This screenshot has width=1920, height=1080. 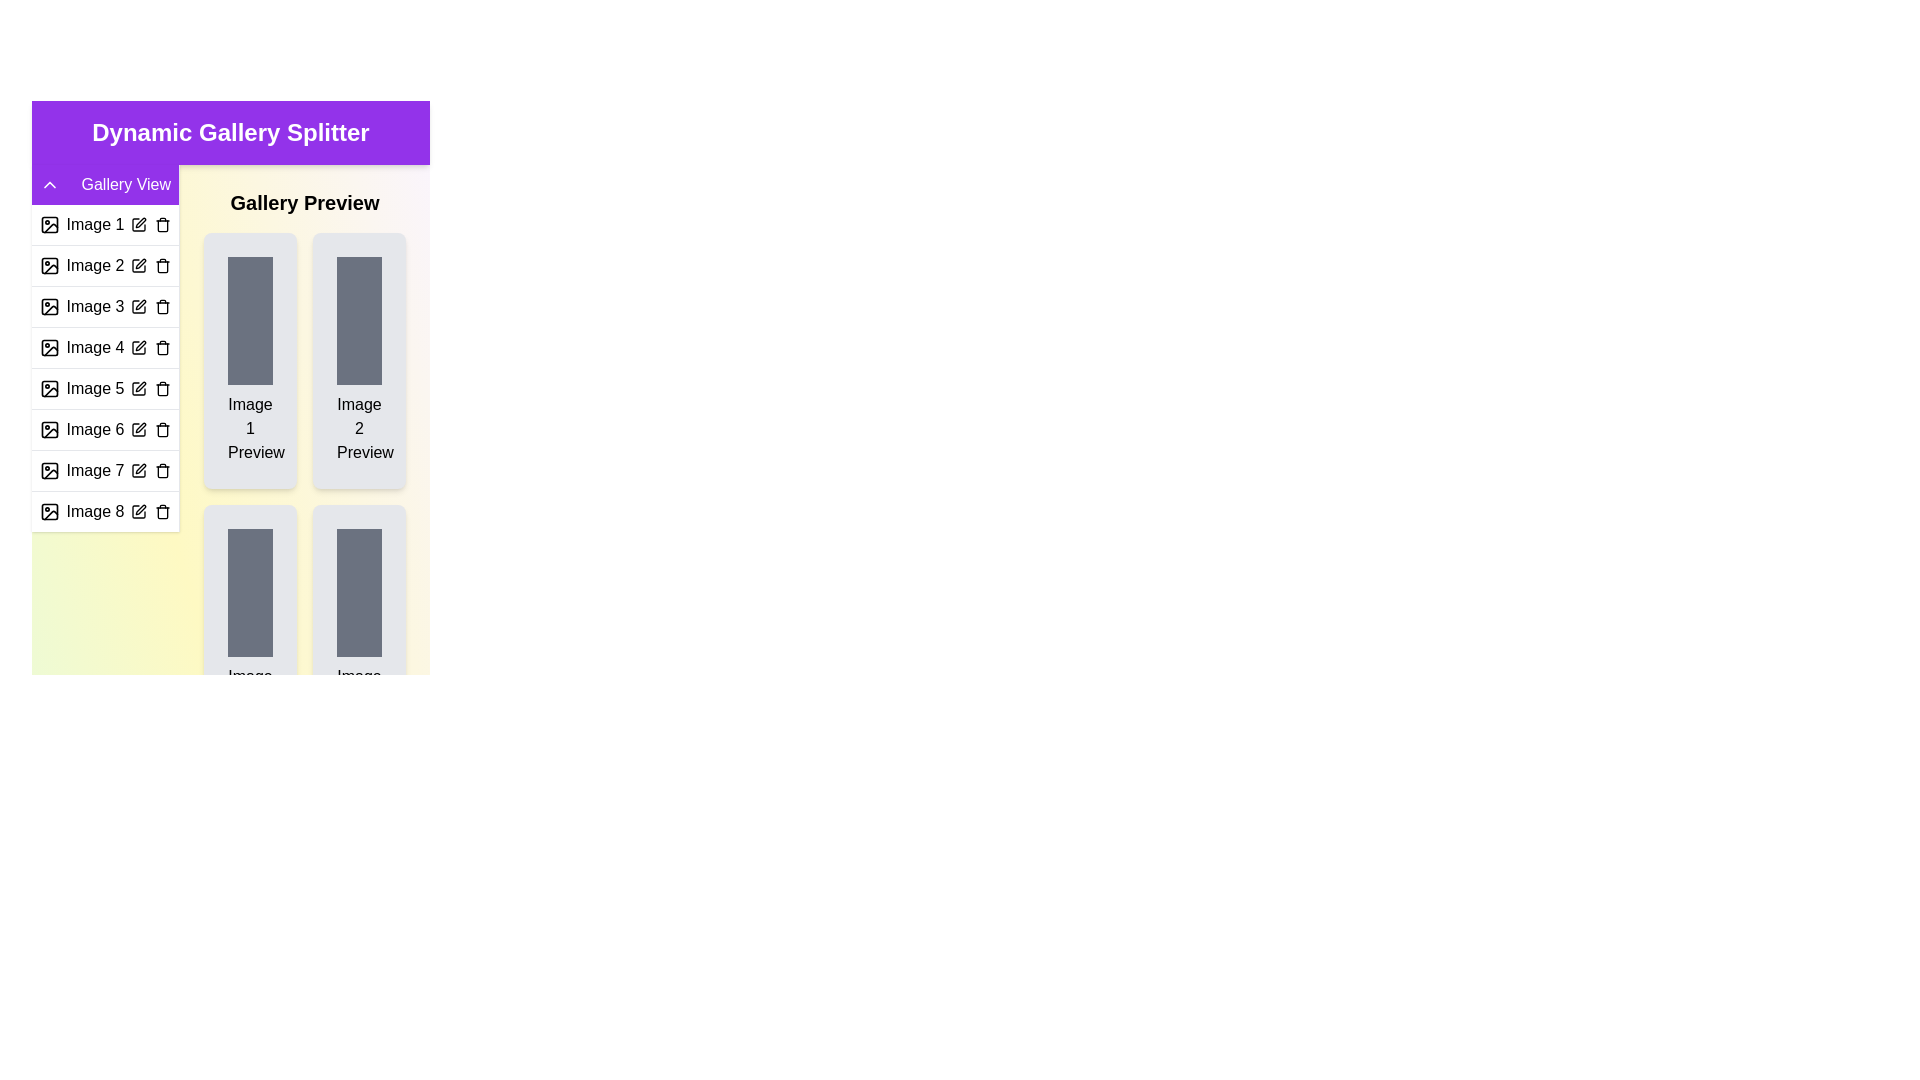 What do you see at coordinates (94, 224) in the screenshot?
I see `the static text label 'Image 1' in the left-hand sidebar labeled 'Gallery View'` at bounding box center [94, 224].